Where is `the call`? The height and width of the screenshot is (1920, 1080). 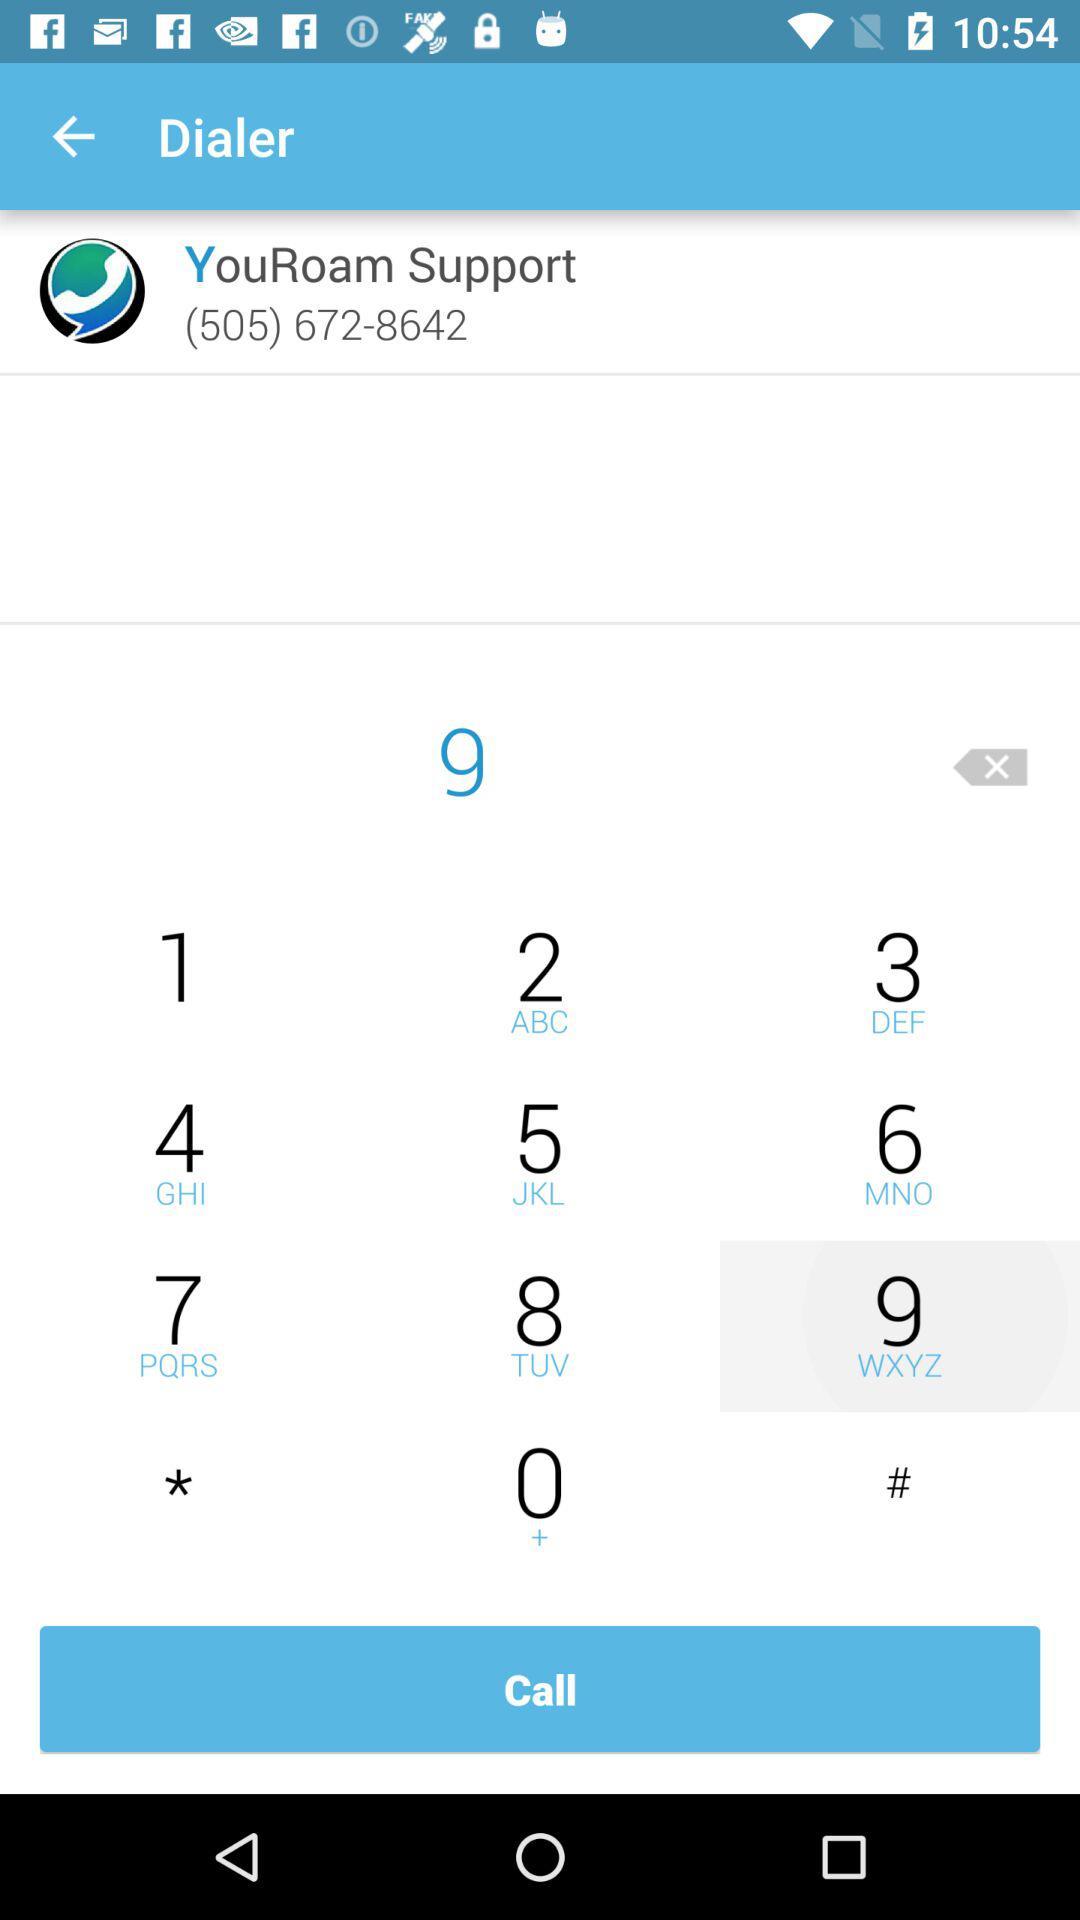
the call is located at coordinates (540, 1688).